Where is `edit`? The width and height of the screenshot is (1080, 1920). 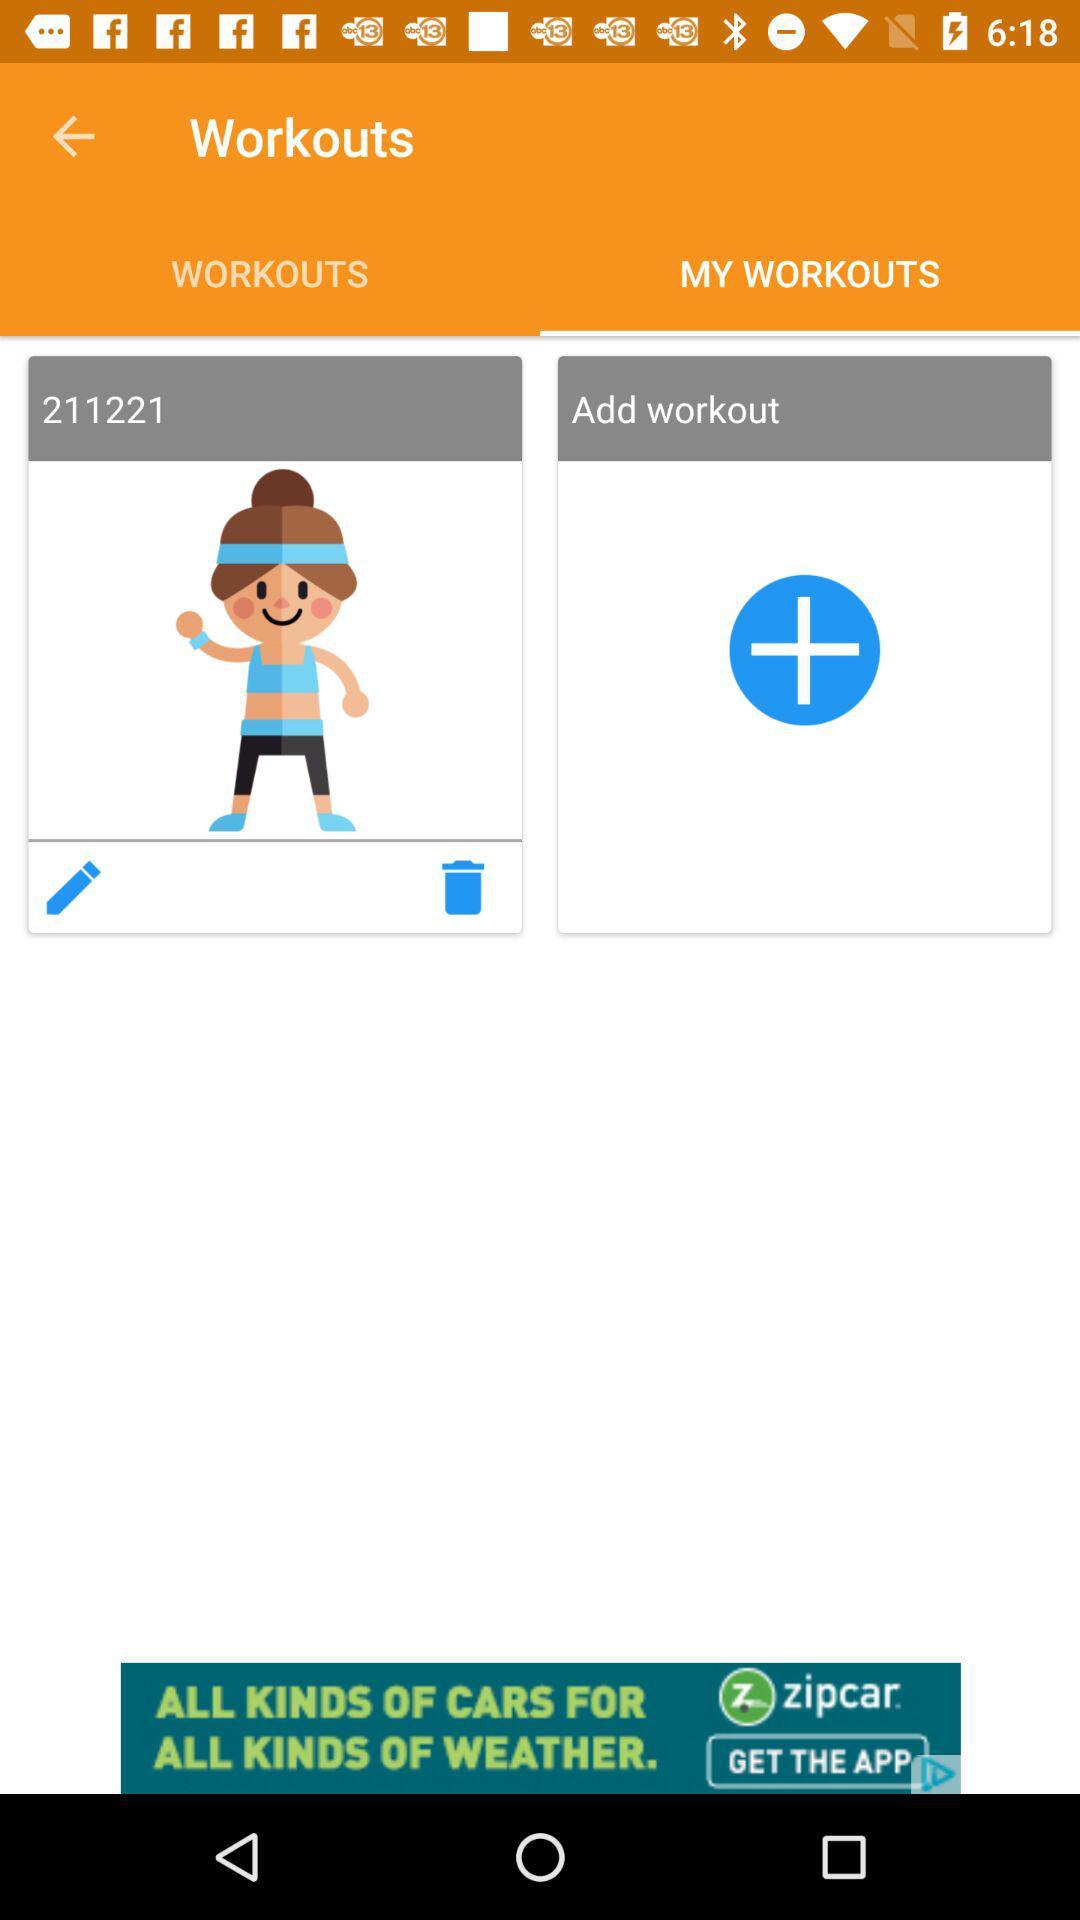
edit is located at coordinates (72, 886).